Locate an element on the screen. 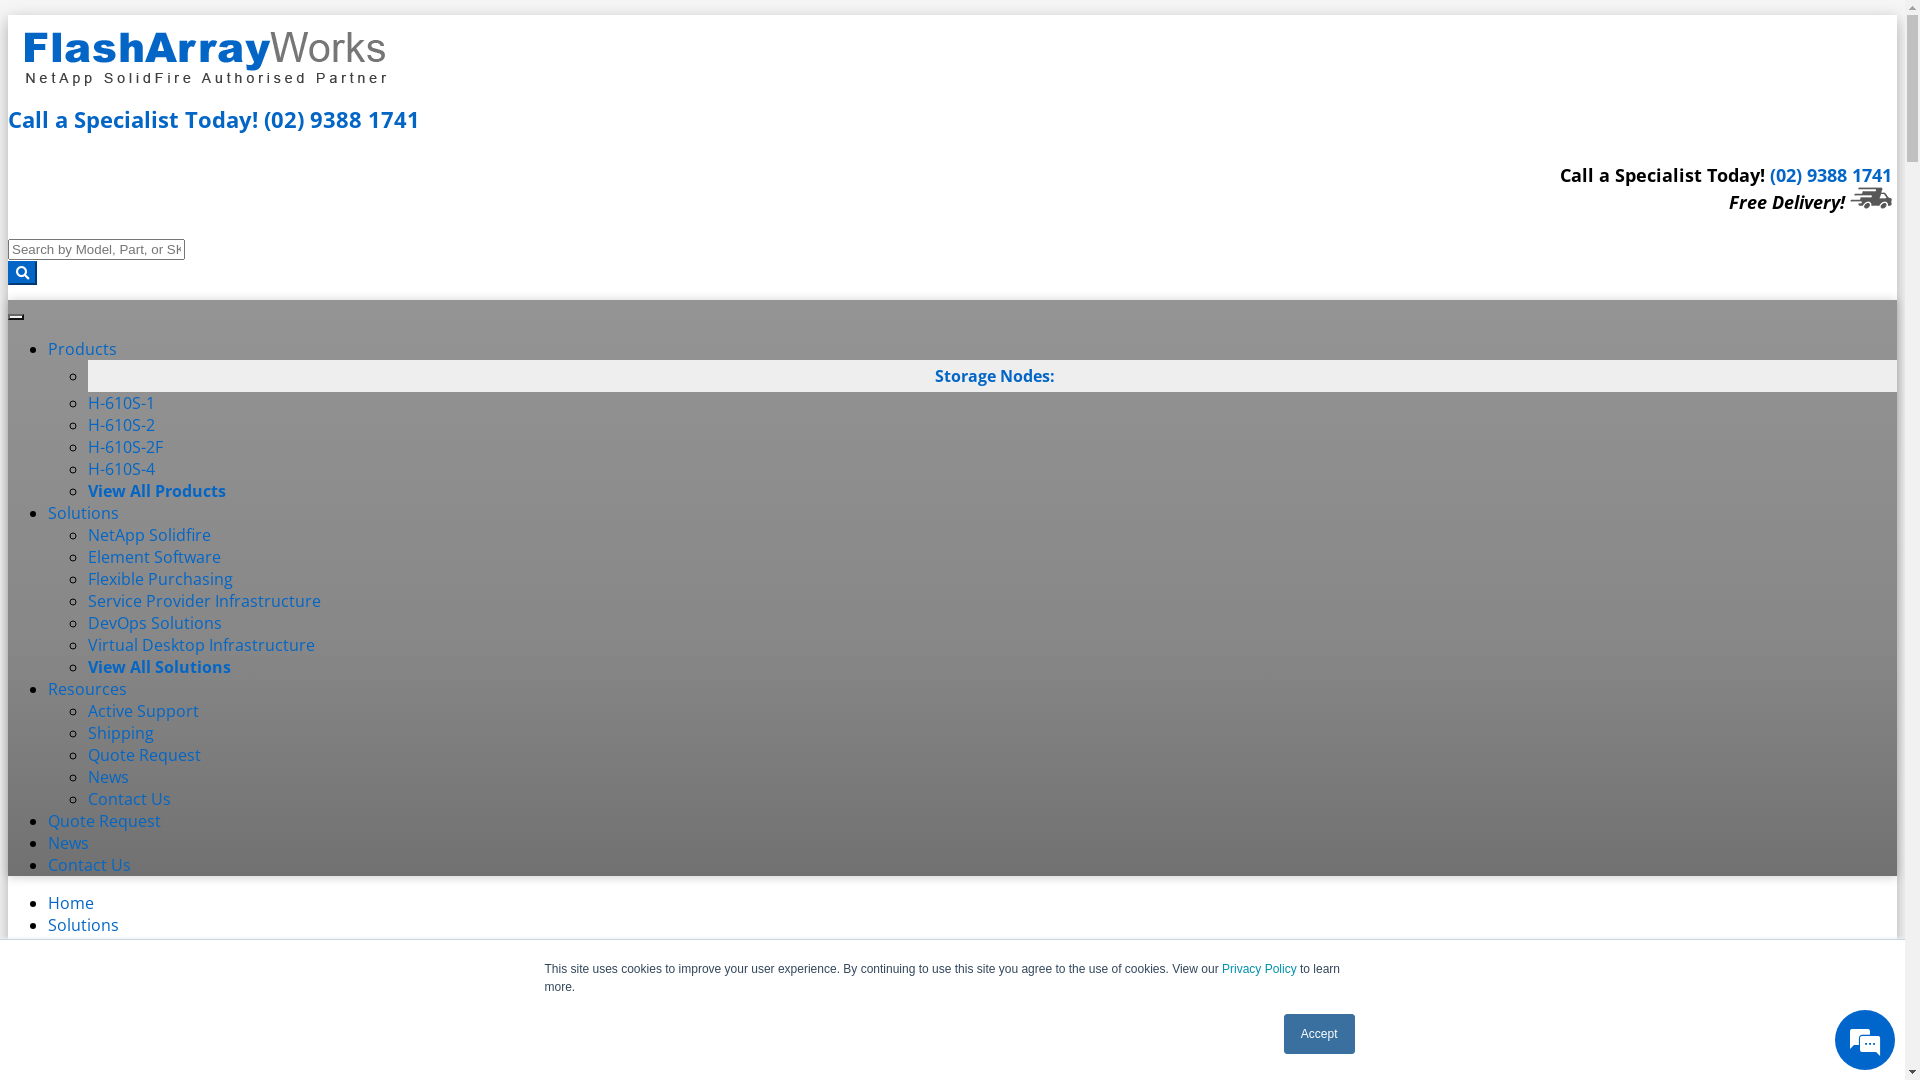 This screenshot has height=1080, width=1920. 'Shipping' is located at coordinates (119, 732).